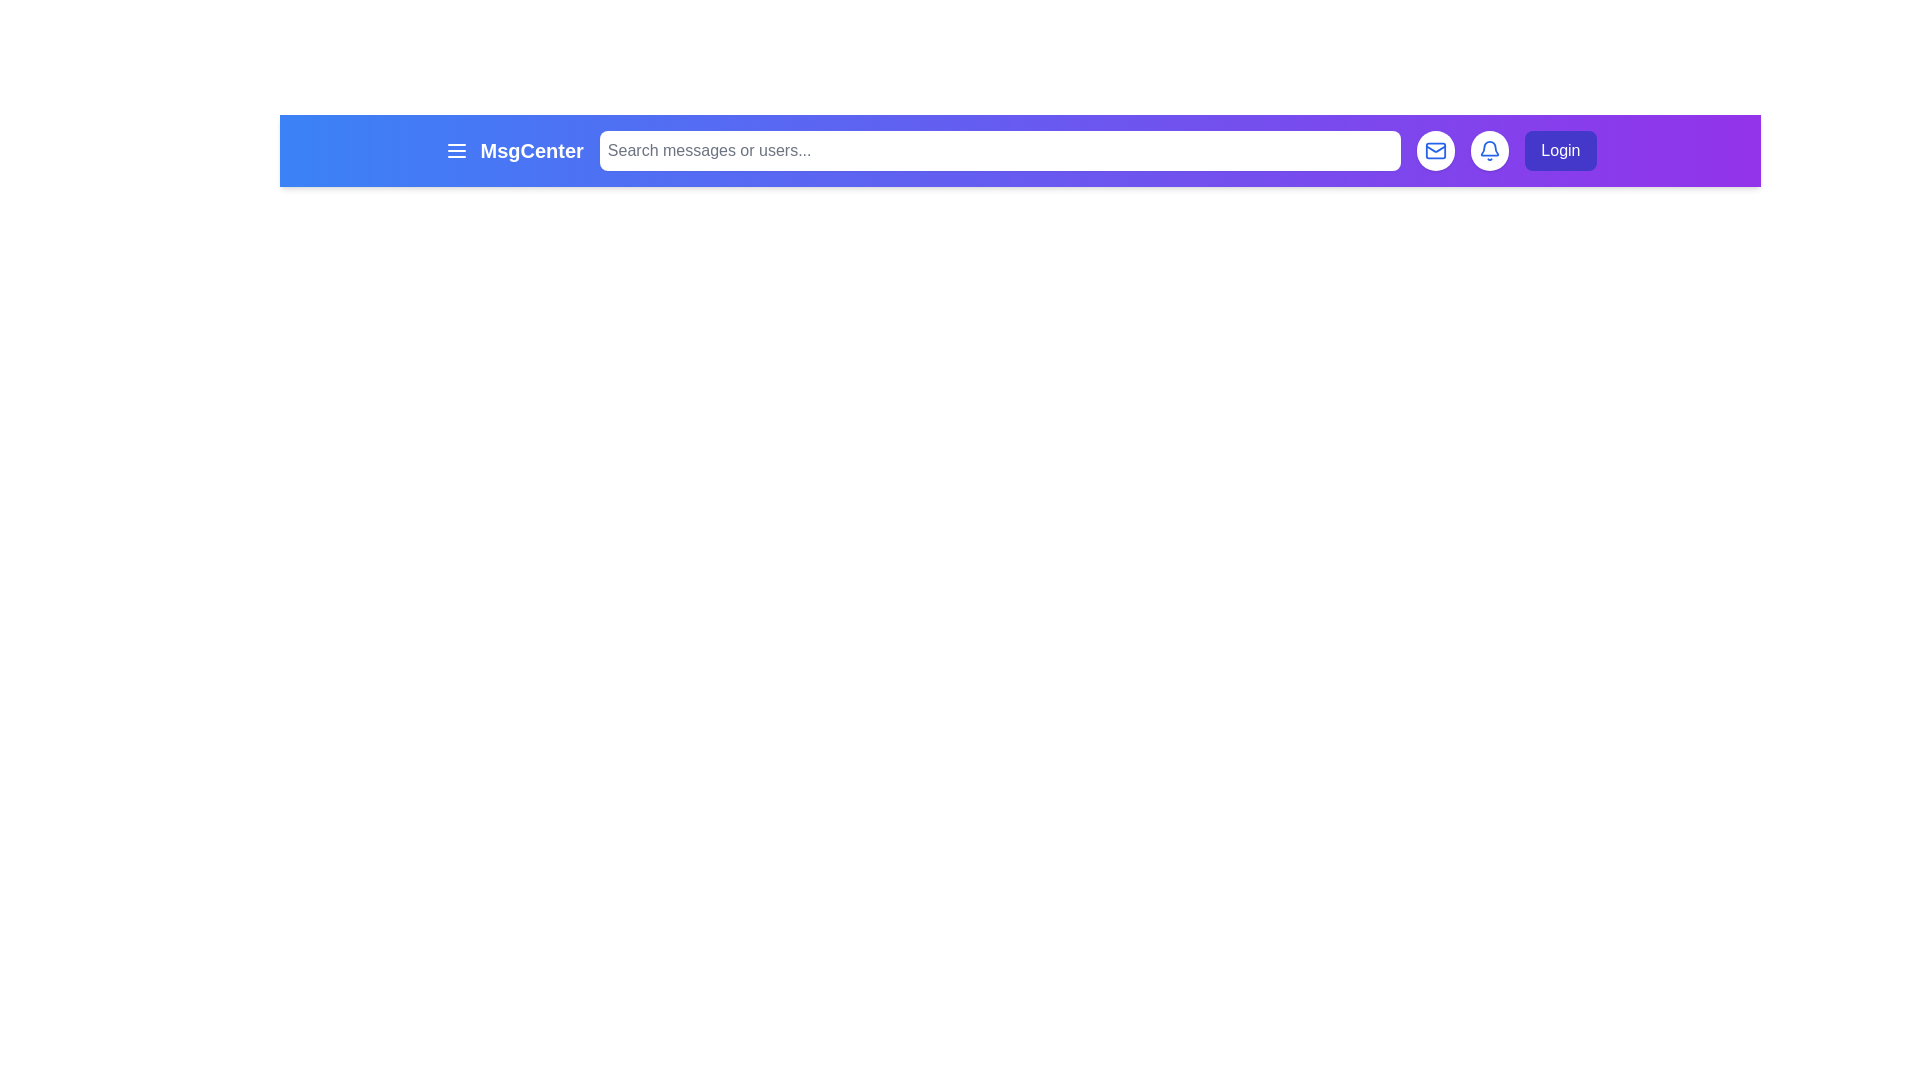 Image resolution: width=1920 pixels, height=1080 pixels. Describe the element at coordinates (1435, 149) in the screenshot. I see `the mail button to access messages` at that location.